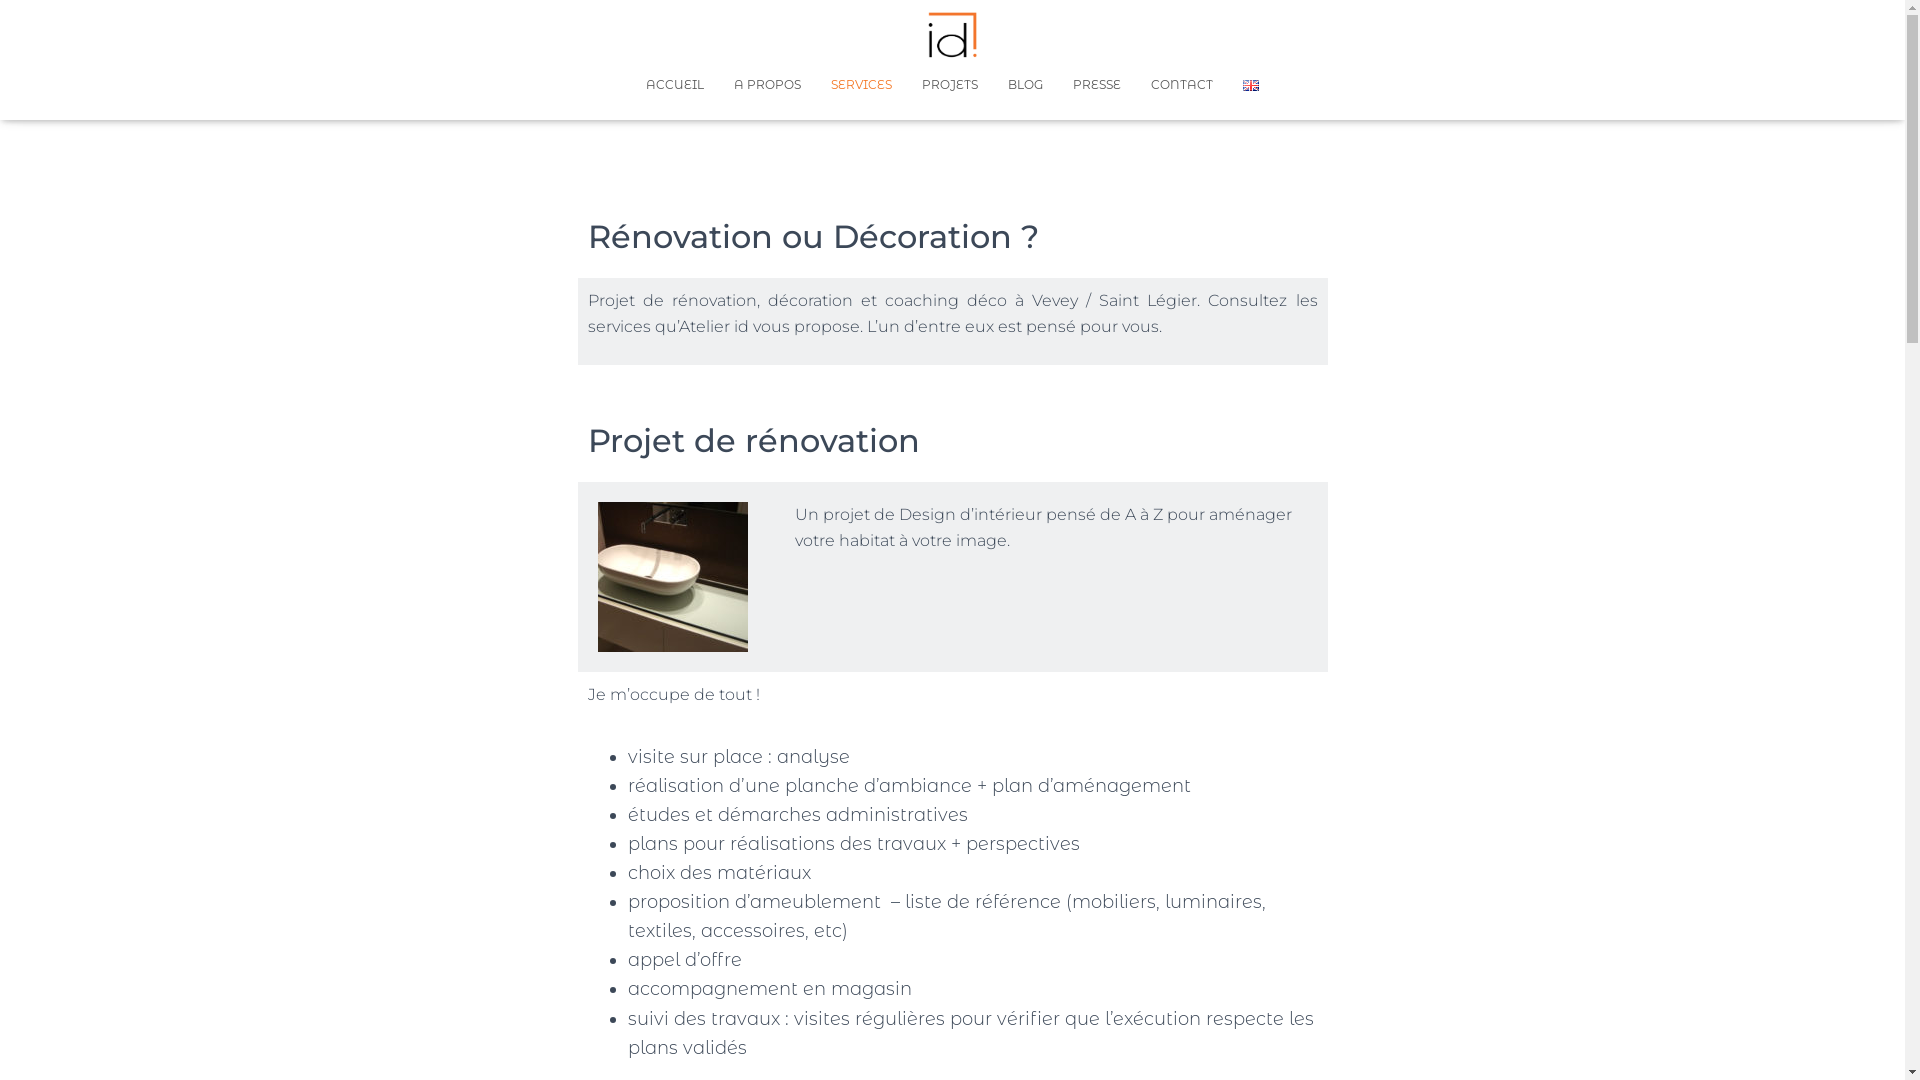  What do you see at coordinates (1096, 83) in the screenshot?
I see `'PRESSE'` at bounding box center [1096, 83].